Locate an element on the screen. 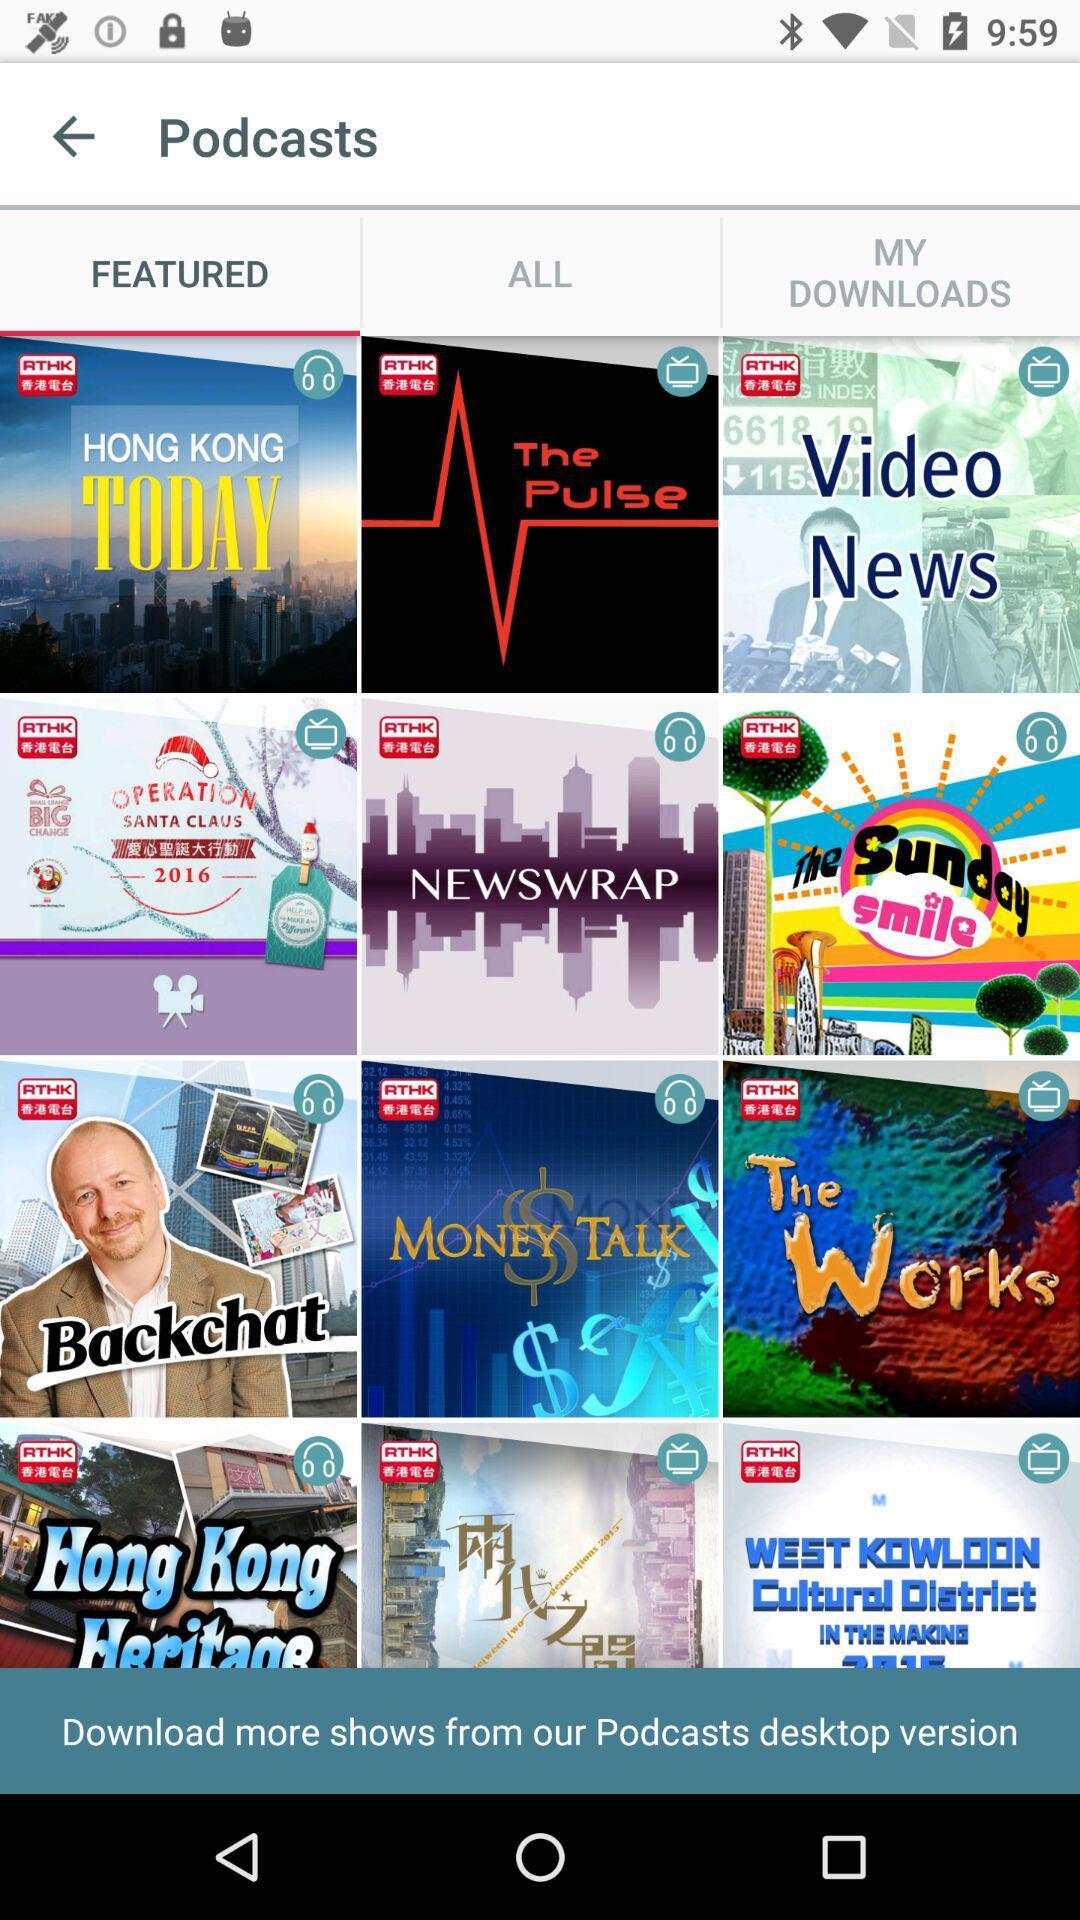 This screenshot has height=1920, width=1080. the symbol which is at the top right corner of the fourth row second image is located at coordinates (681, 1459).